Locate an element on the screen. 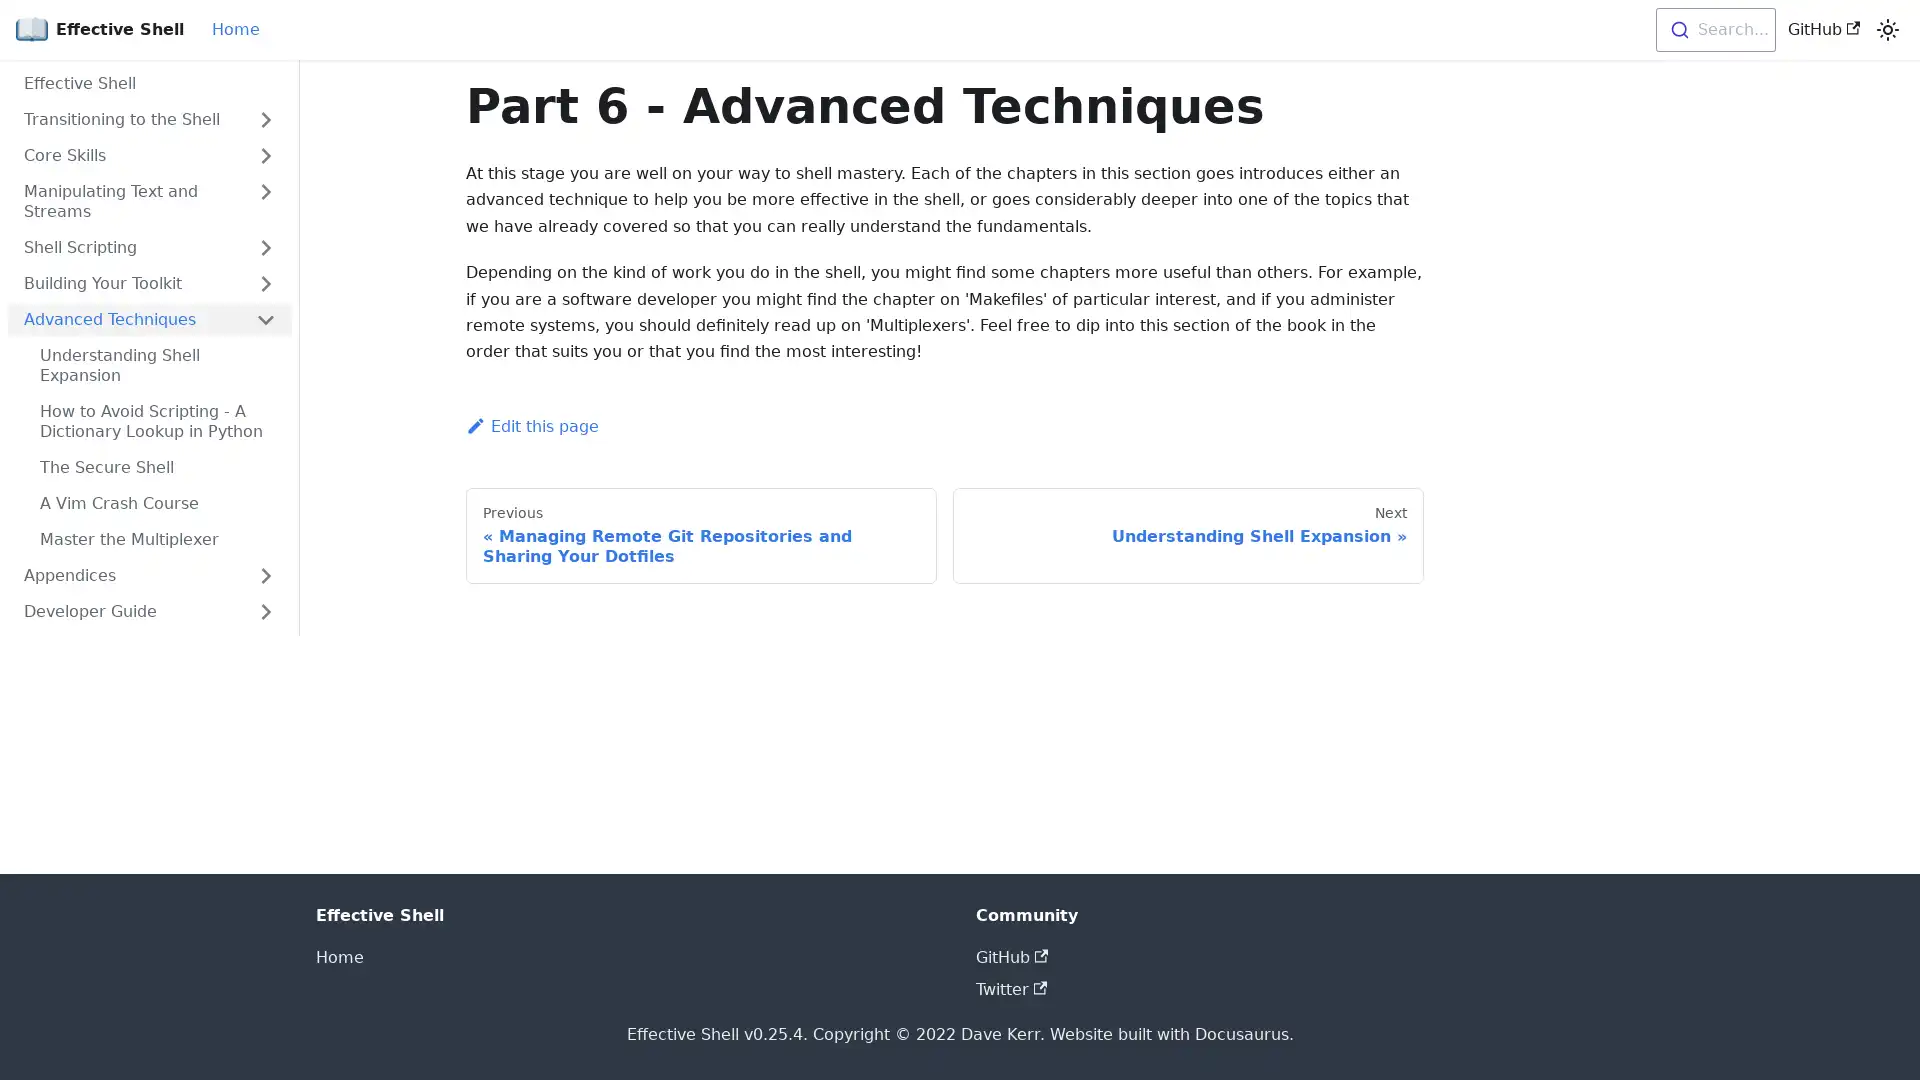  Toggle the collapsible sidebar category 'Transitioning to the Shell' is located at coordinates (264, 119).